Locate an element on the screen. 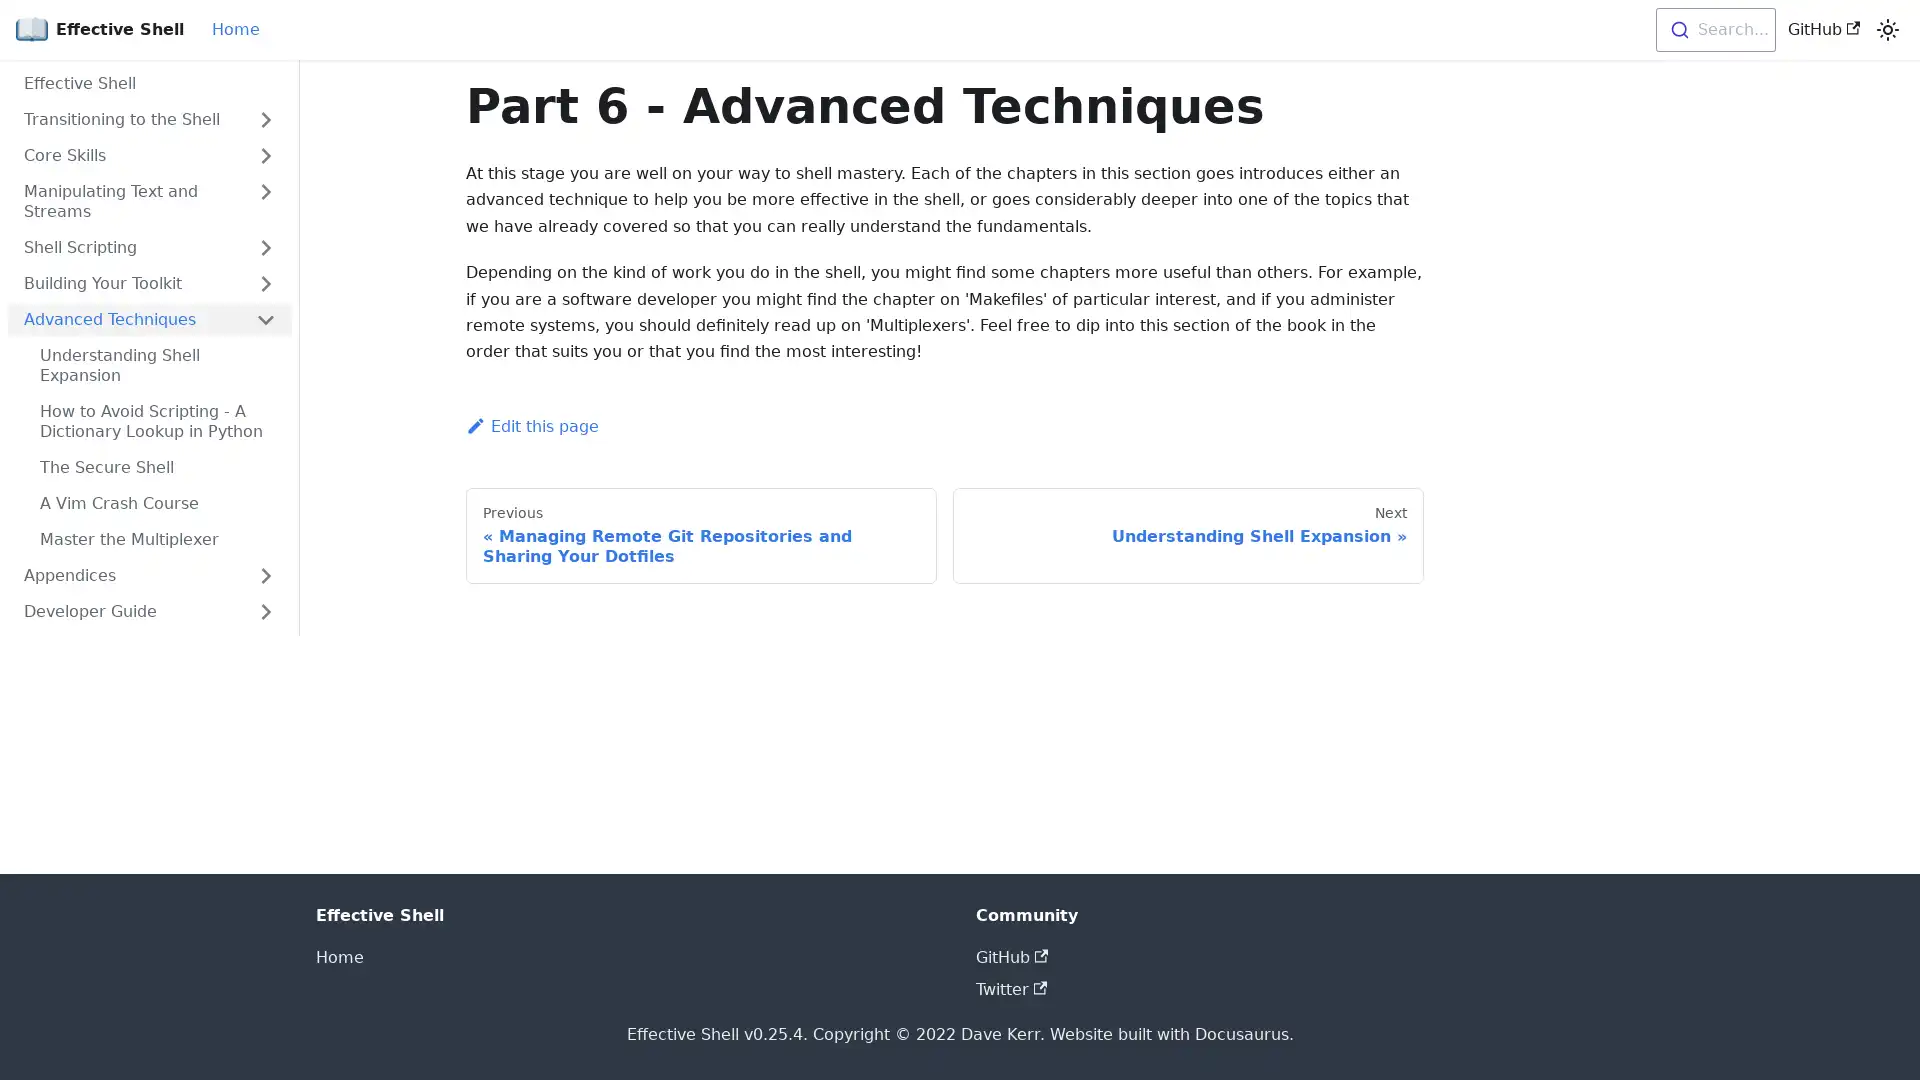  Toggle the collapsible sidebar category 'Transitioning to the Shell' is located at coordinates (264, 119).